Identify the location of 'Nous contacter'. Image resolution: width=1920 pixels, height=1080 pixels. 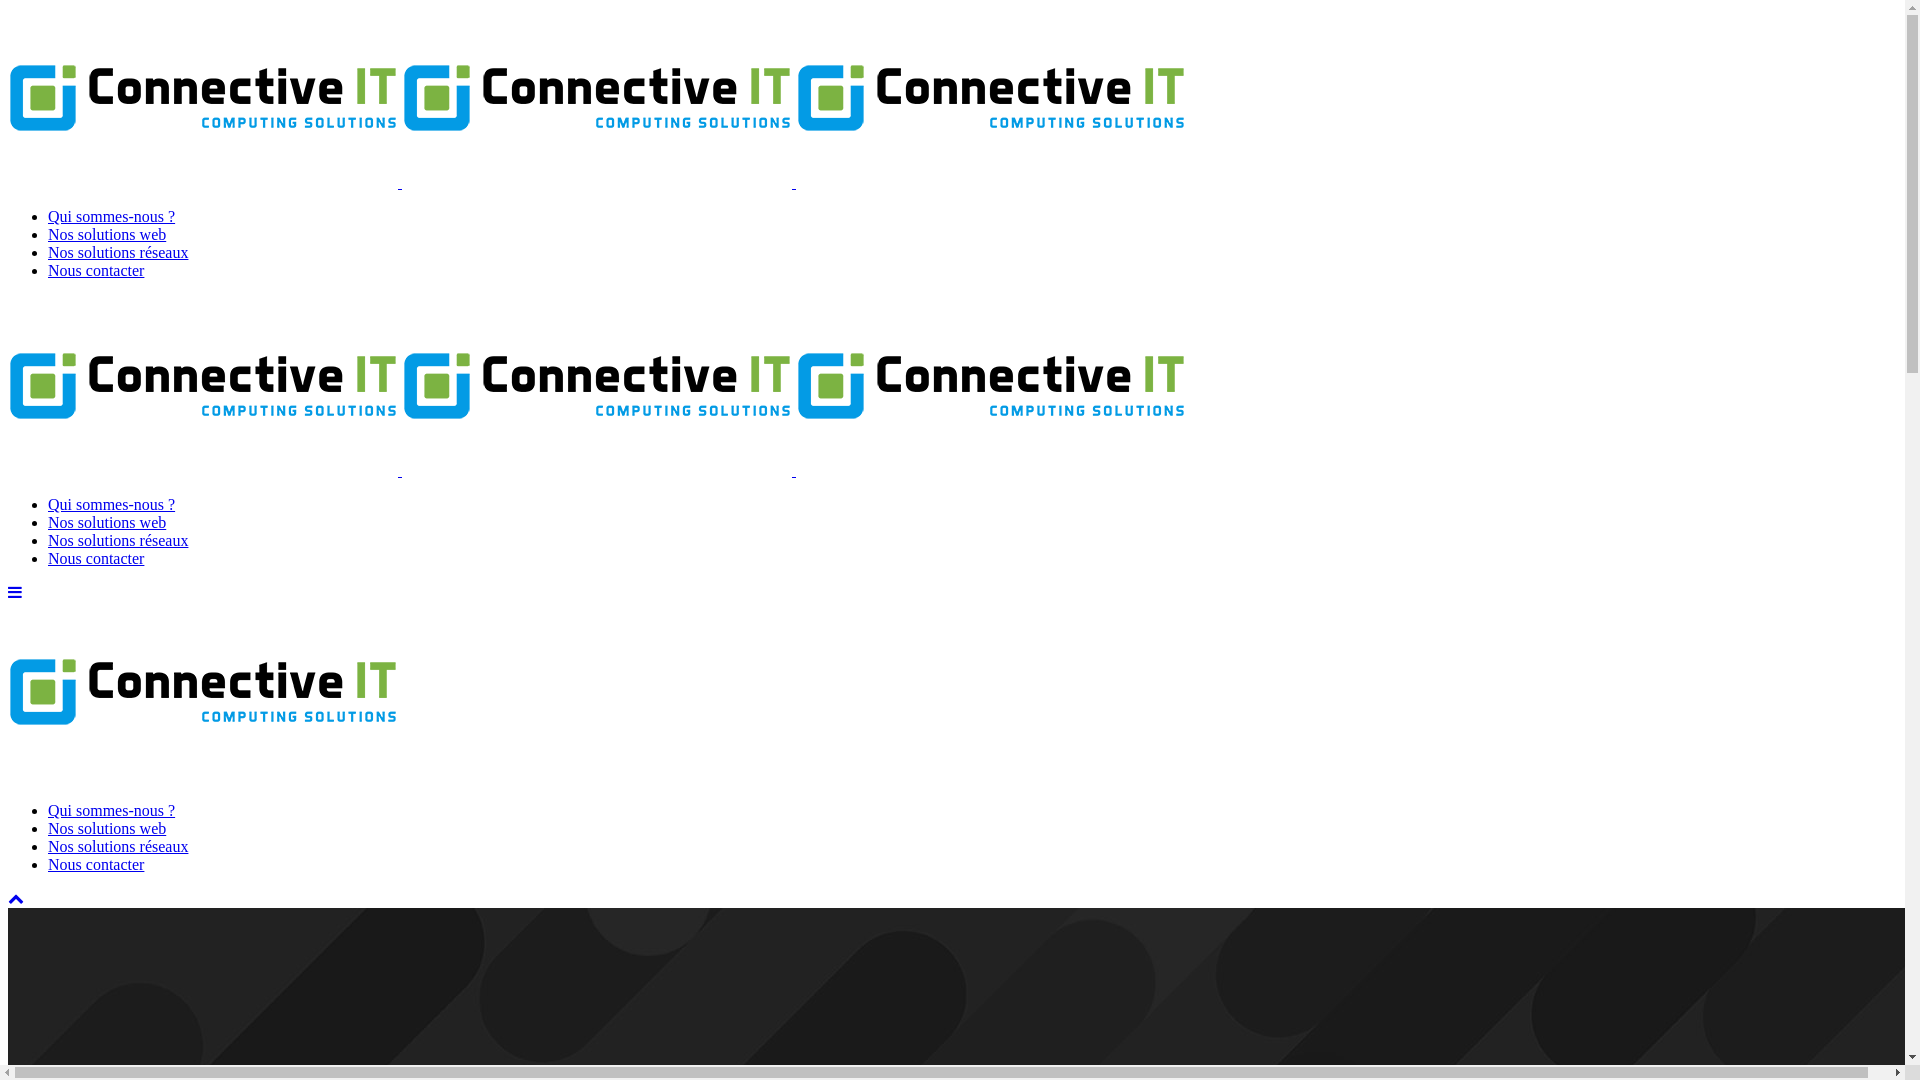
(95, 863).